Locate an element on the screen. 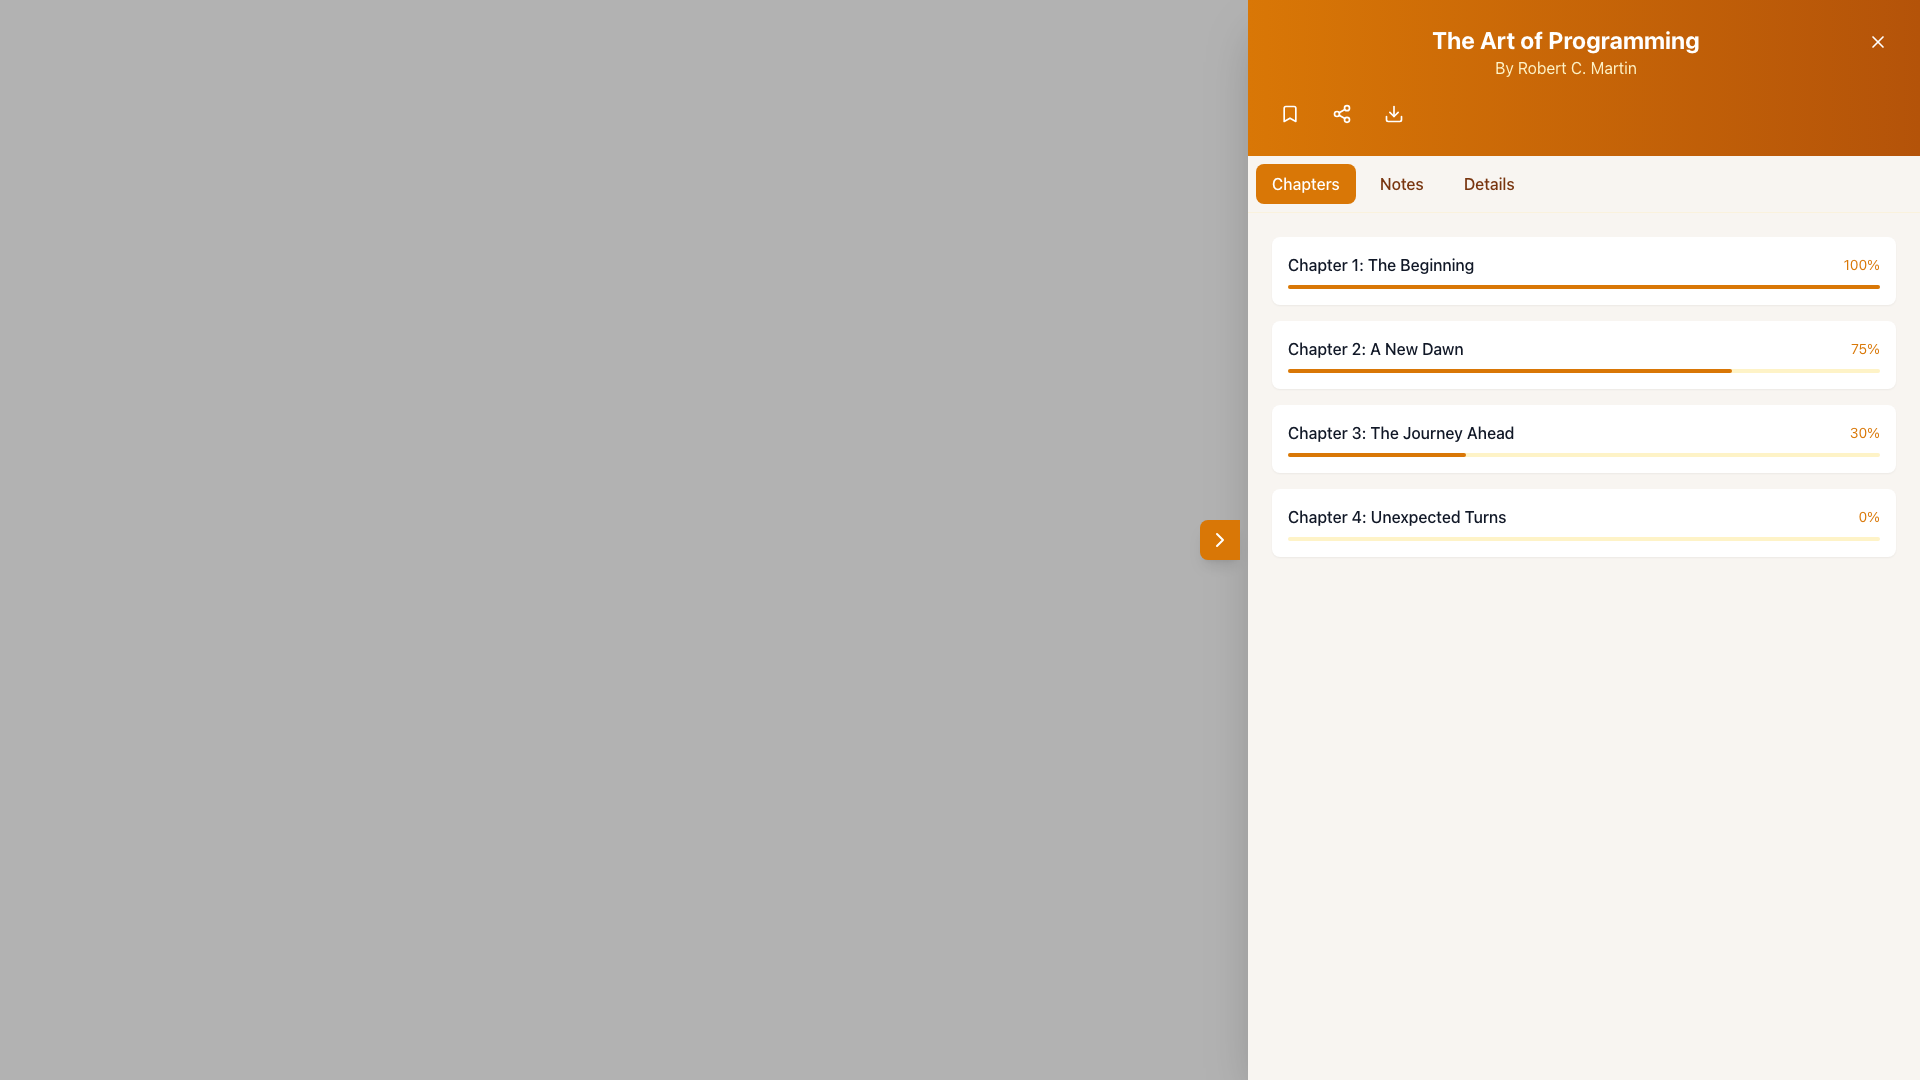  the static text label displaying 'Chapter 2: A New Dawn', which is a prominent element in the list of chapters is located at coordinates (1374, 347).